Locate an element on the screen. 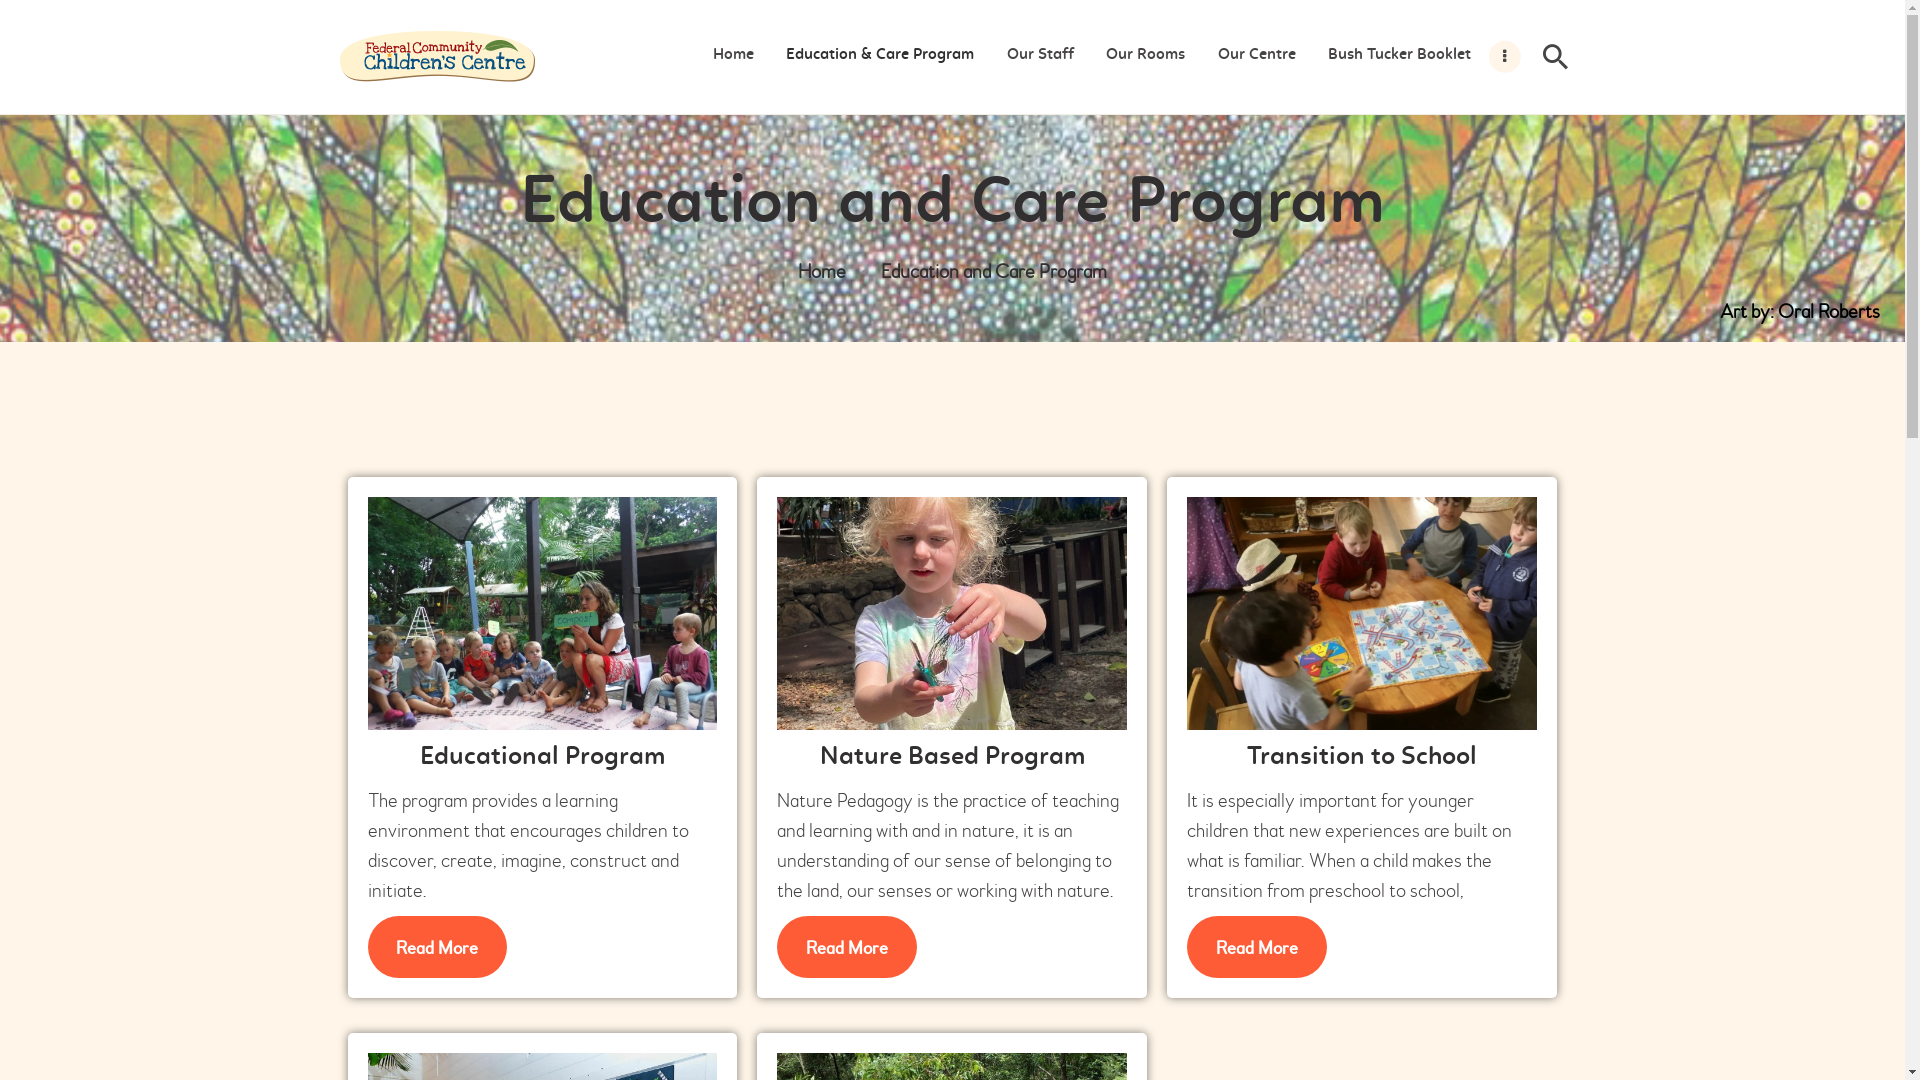  'Read More' is located at coordinates (776, 946).